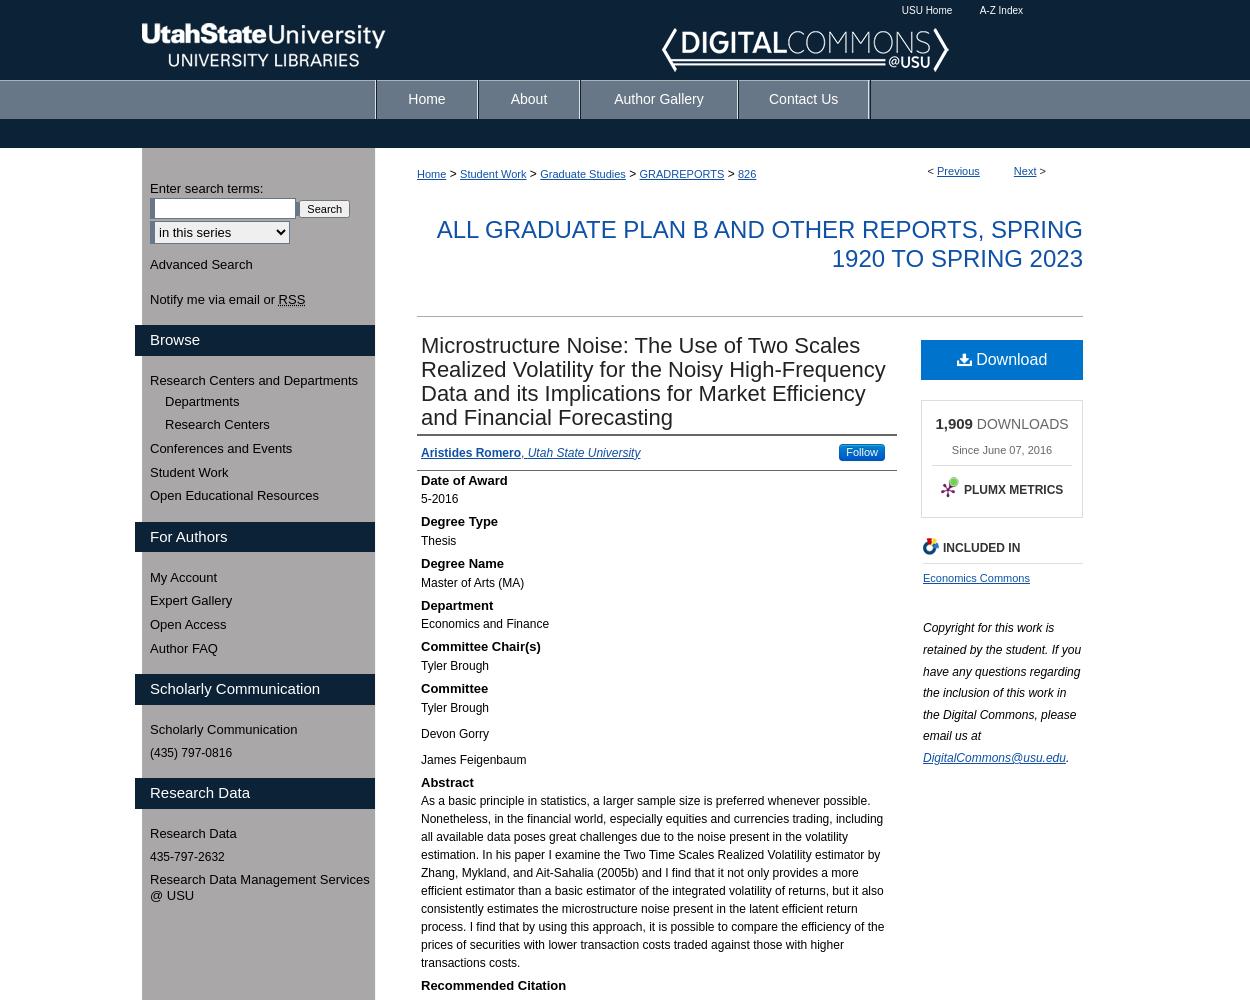 Image resolution: width=1250 pixels, height=1000 pixels. I want to click on 'My Account', so click(183, 575).